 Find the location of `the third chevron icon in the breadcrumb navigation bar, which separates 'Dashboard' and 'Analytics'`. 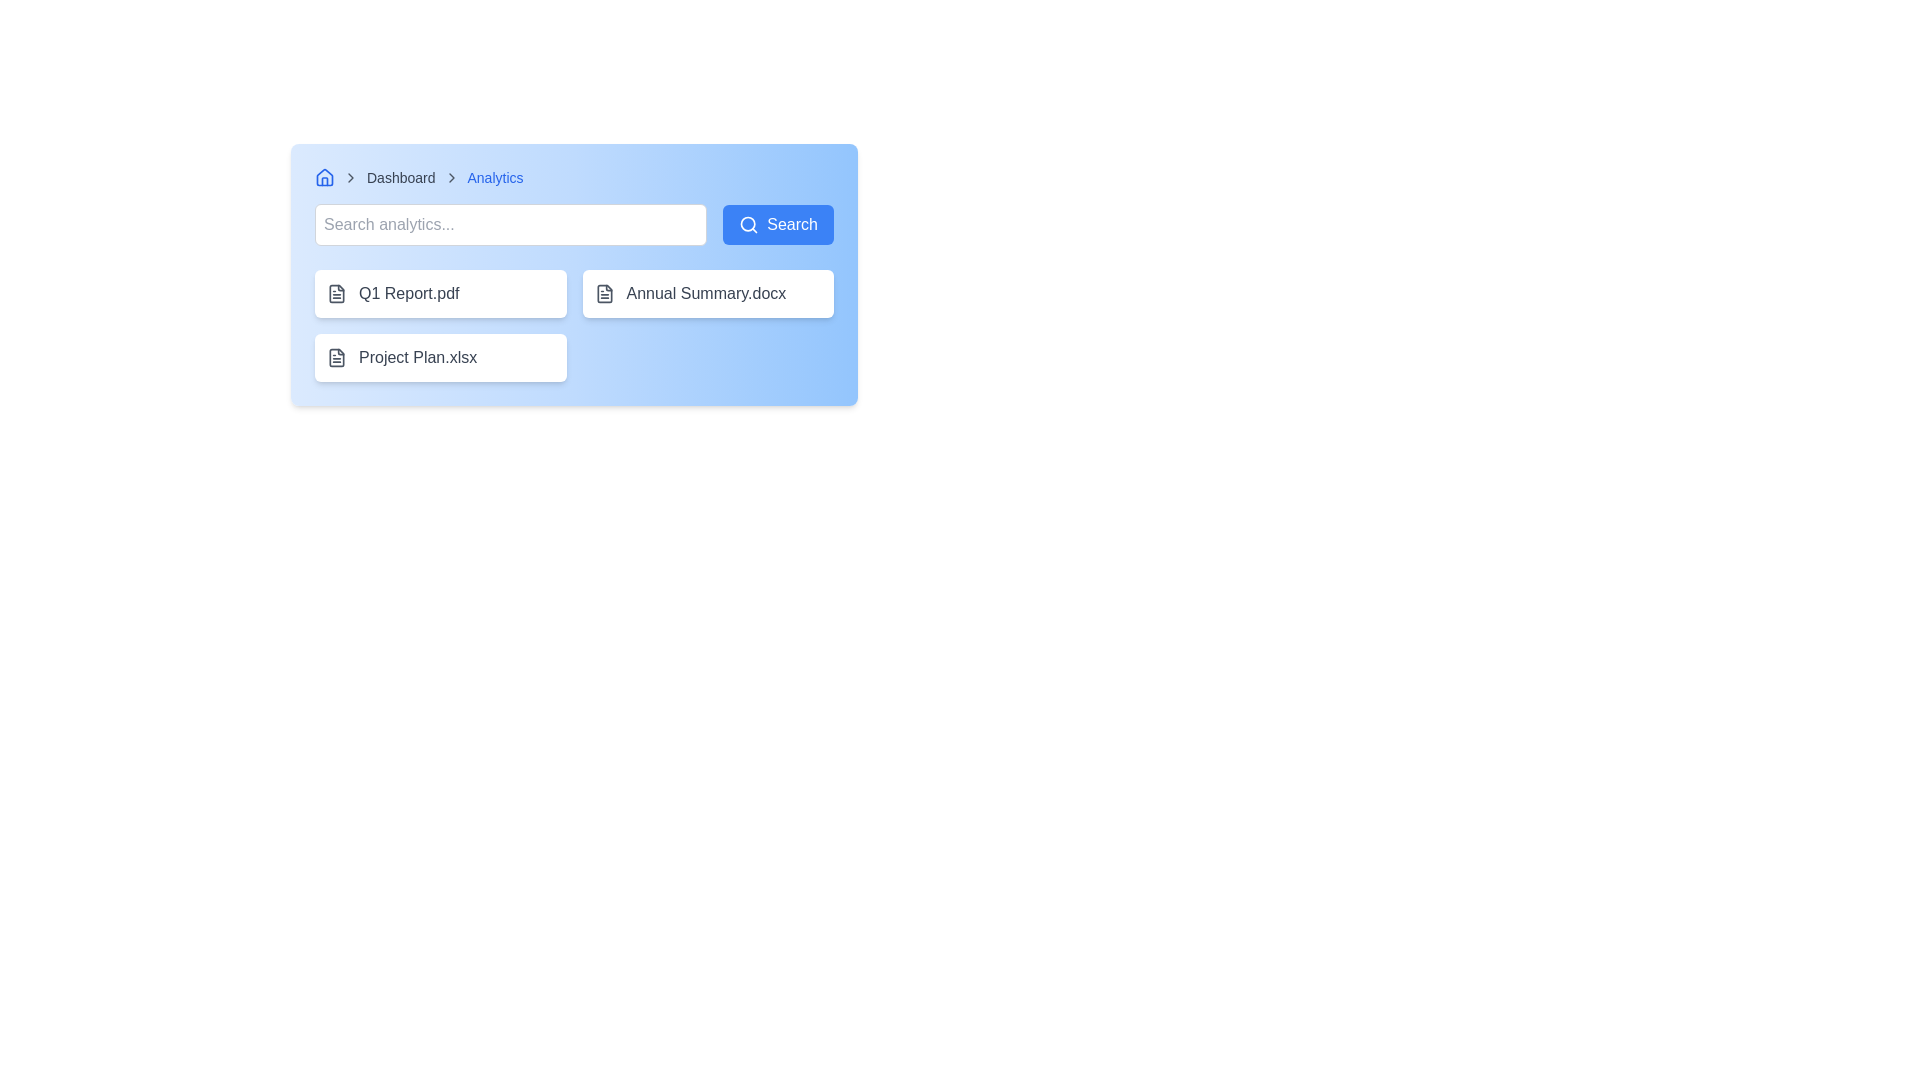

the third chevron icon in the breadcrumb navigation bar, which separates 'Dashboard' and 'Analytics' is located at coordinates (450, 176).